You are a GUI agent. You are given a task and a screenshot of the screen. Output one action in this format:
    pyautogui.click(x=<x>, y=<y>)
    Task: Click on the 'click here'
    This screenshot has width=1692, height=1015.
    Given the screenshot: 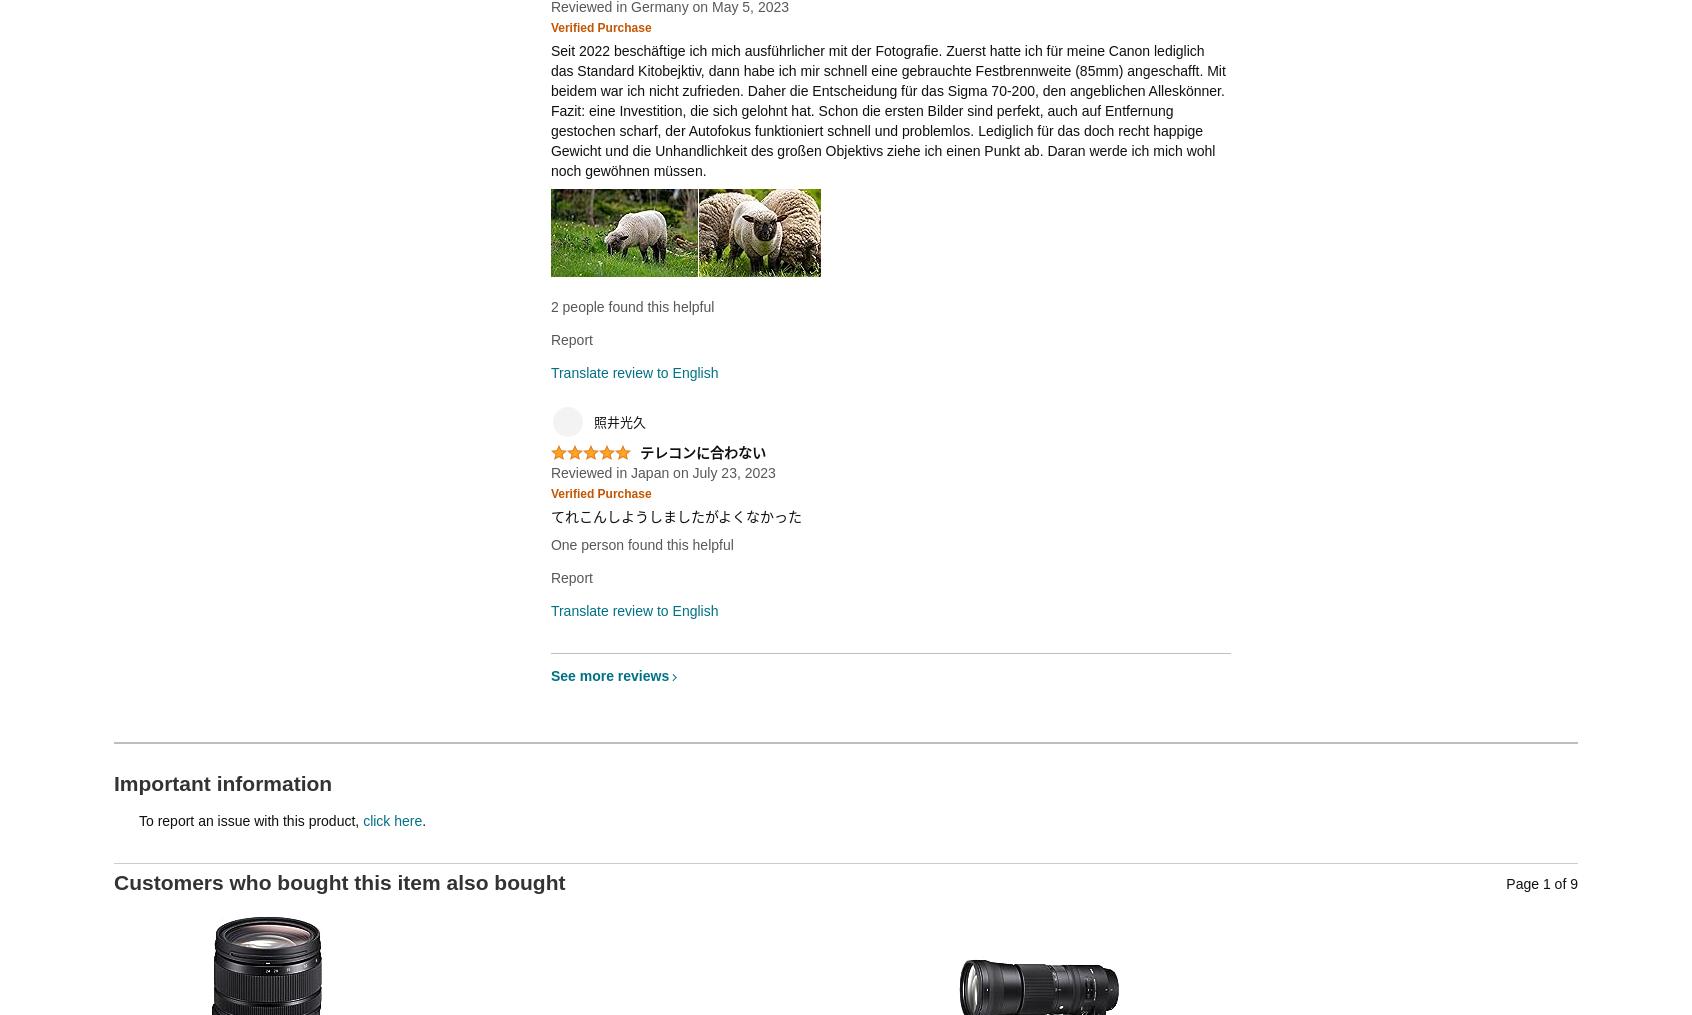 What is the action you would take?
    pyautogui.click(x=392, y=820)
    